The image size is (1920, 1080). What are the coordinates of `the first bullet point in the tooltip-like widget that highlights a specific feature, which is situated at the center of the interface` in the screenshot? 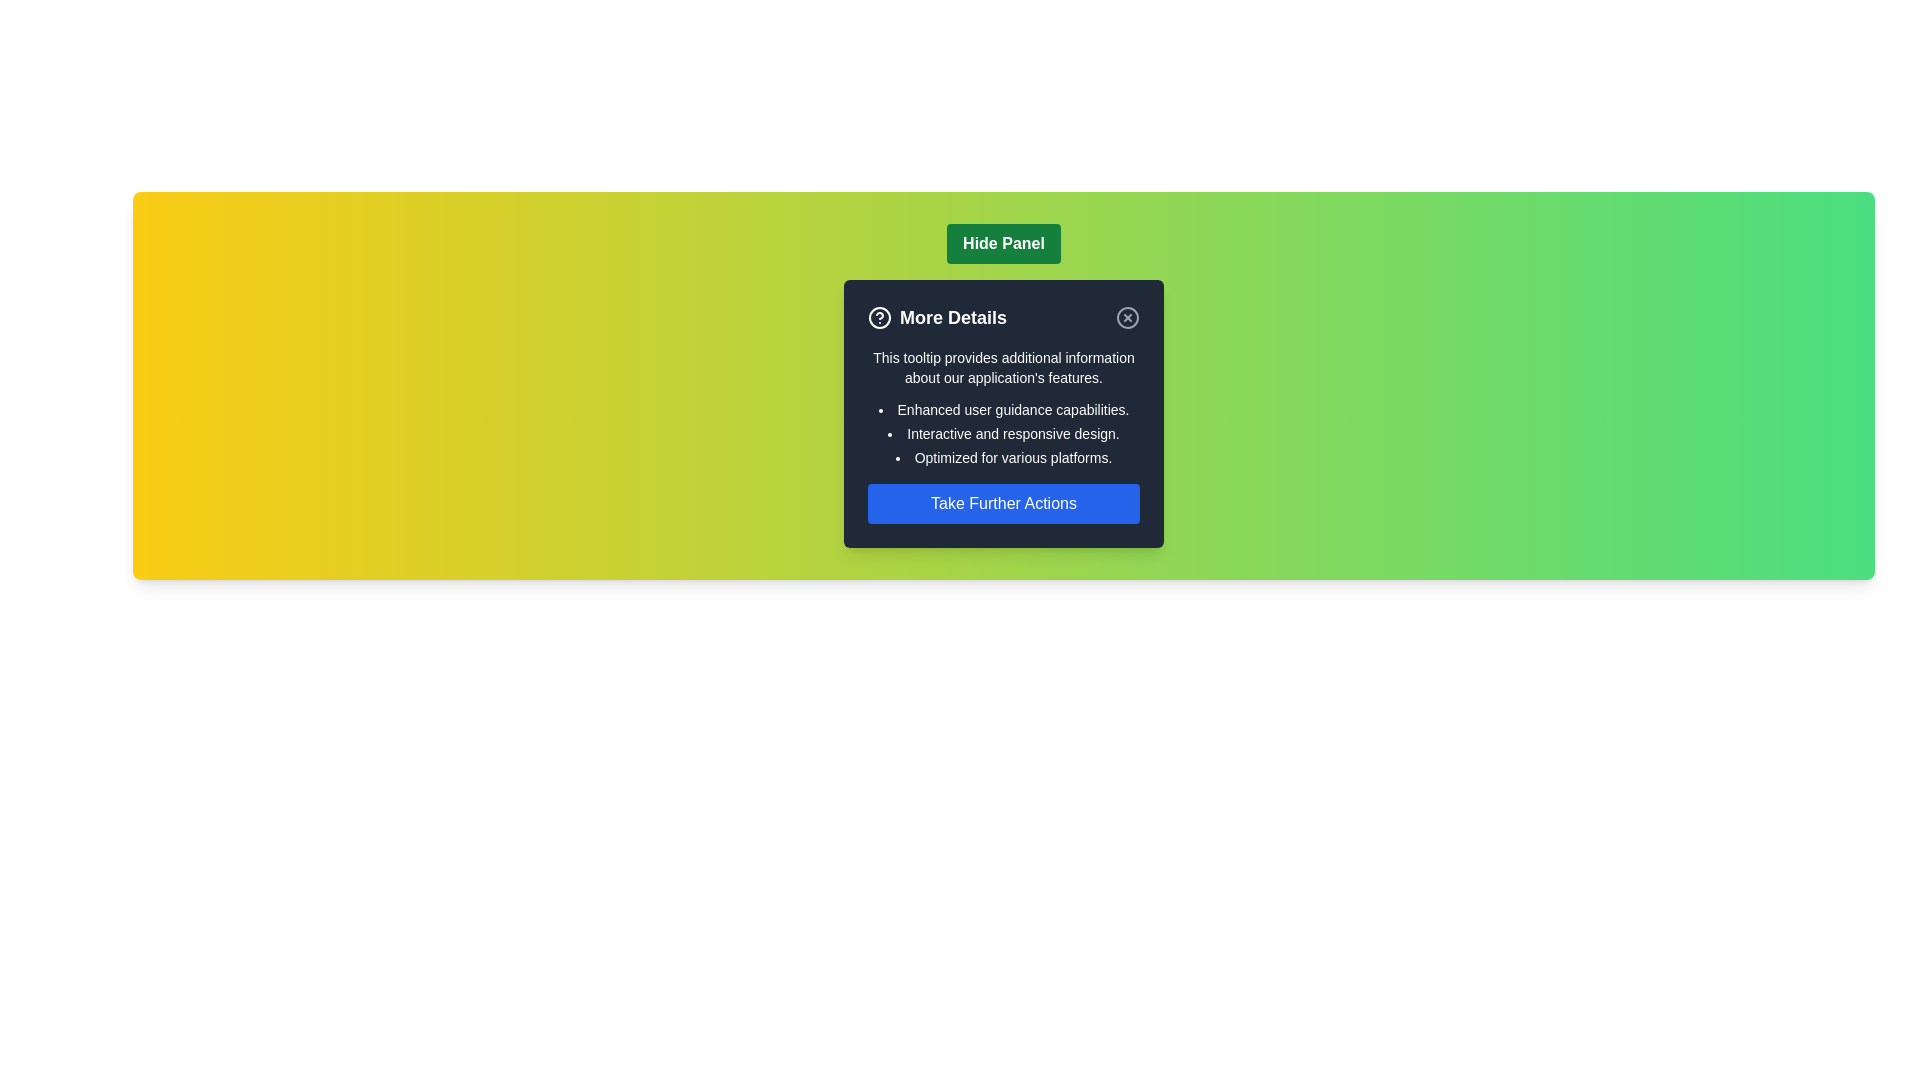 It's located at (1003, 408).